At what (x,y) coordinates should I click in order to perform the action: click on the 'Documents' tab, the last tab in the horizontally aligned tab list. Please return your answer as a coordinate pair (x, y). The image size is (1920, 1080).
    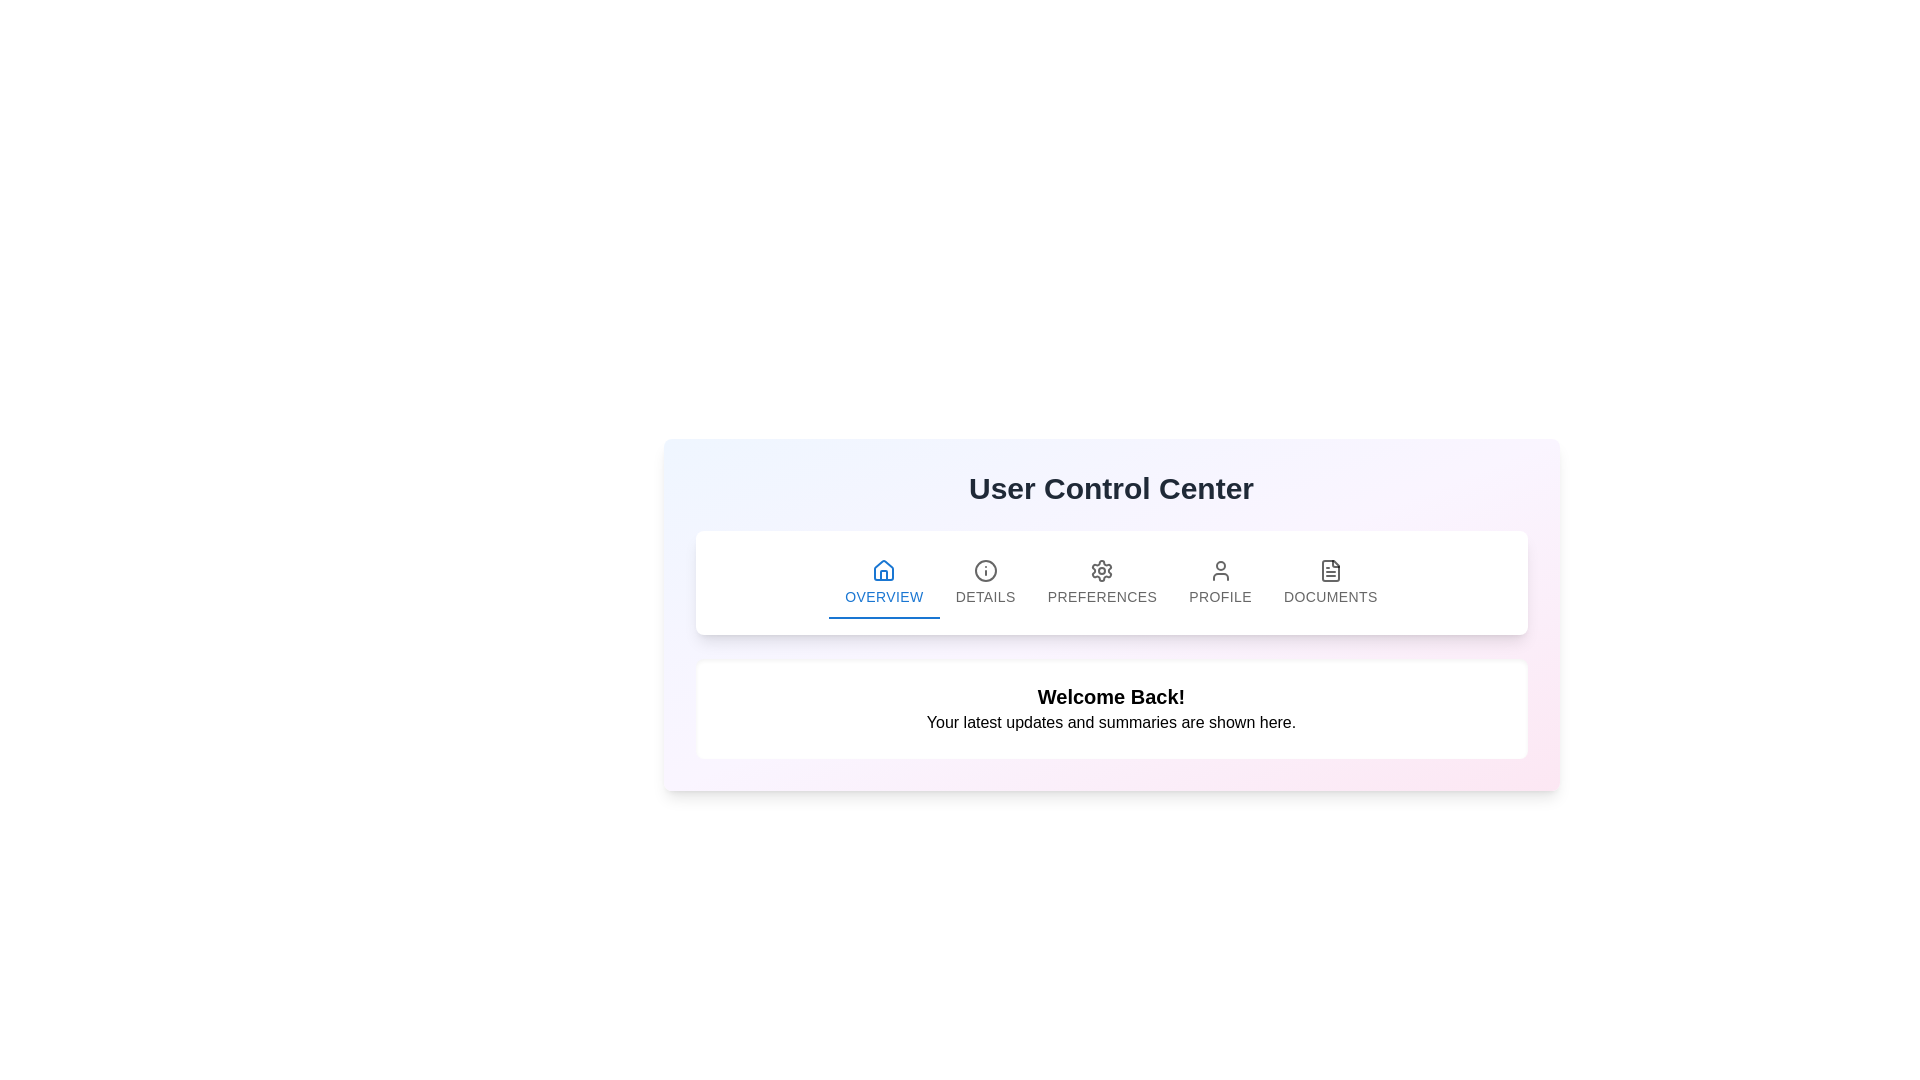
    Looking at the image, I should click on (1330, 582).